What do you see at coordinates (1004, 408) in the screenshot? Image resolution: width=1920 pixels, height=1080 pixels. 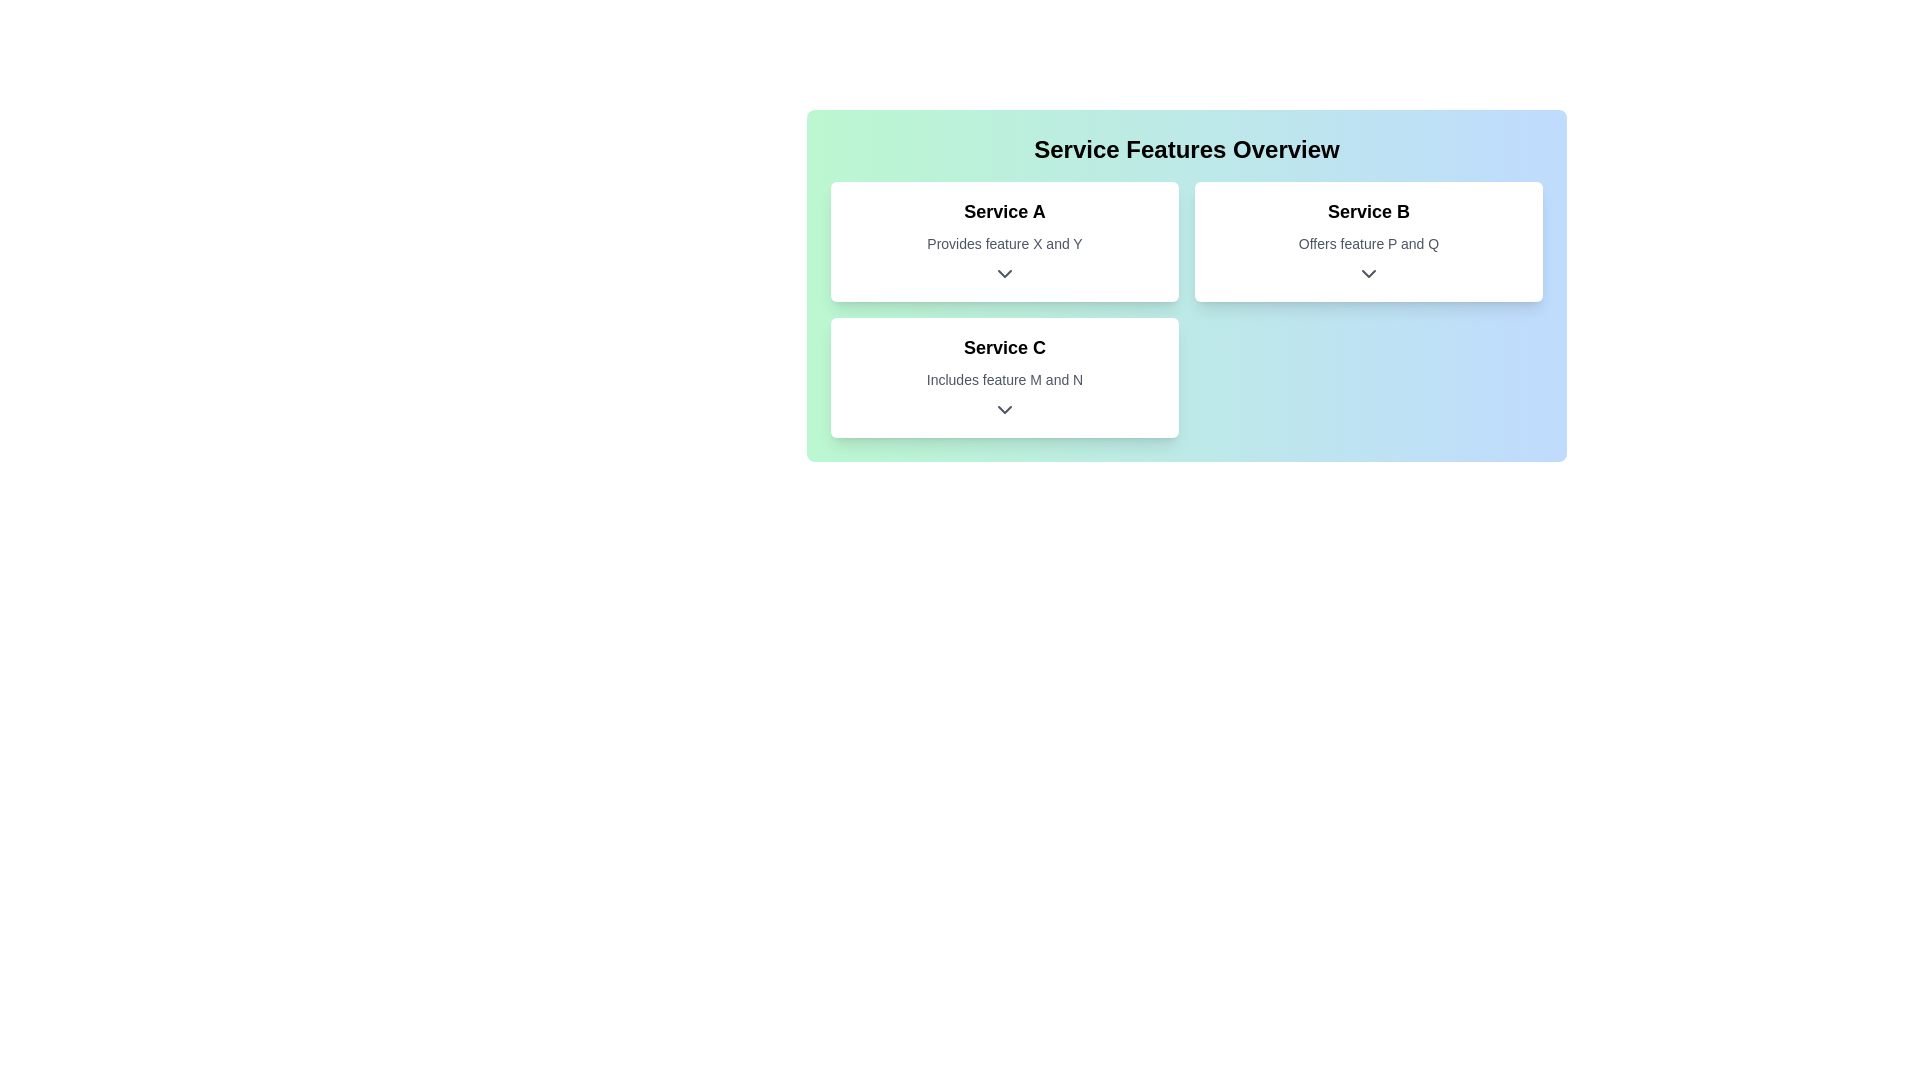 I see `the Icon button for details toggle, which is a chevron located below the text 'Includes feature M and N' in the card for 'Service C'` at bounding box center [1004, 408].